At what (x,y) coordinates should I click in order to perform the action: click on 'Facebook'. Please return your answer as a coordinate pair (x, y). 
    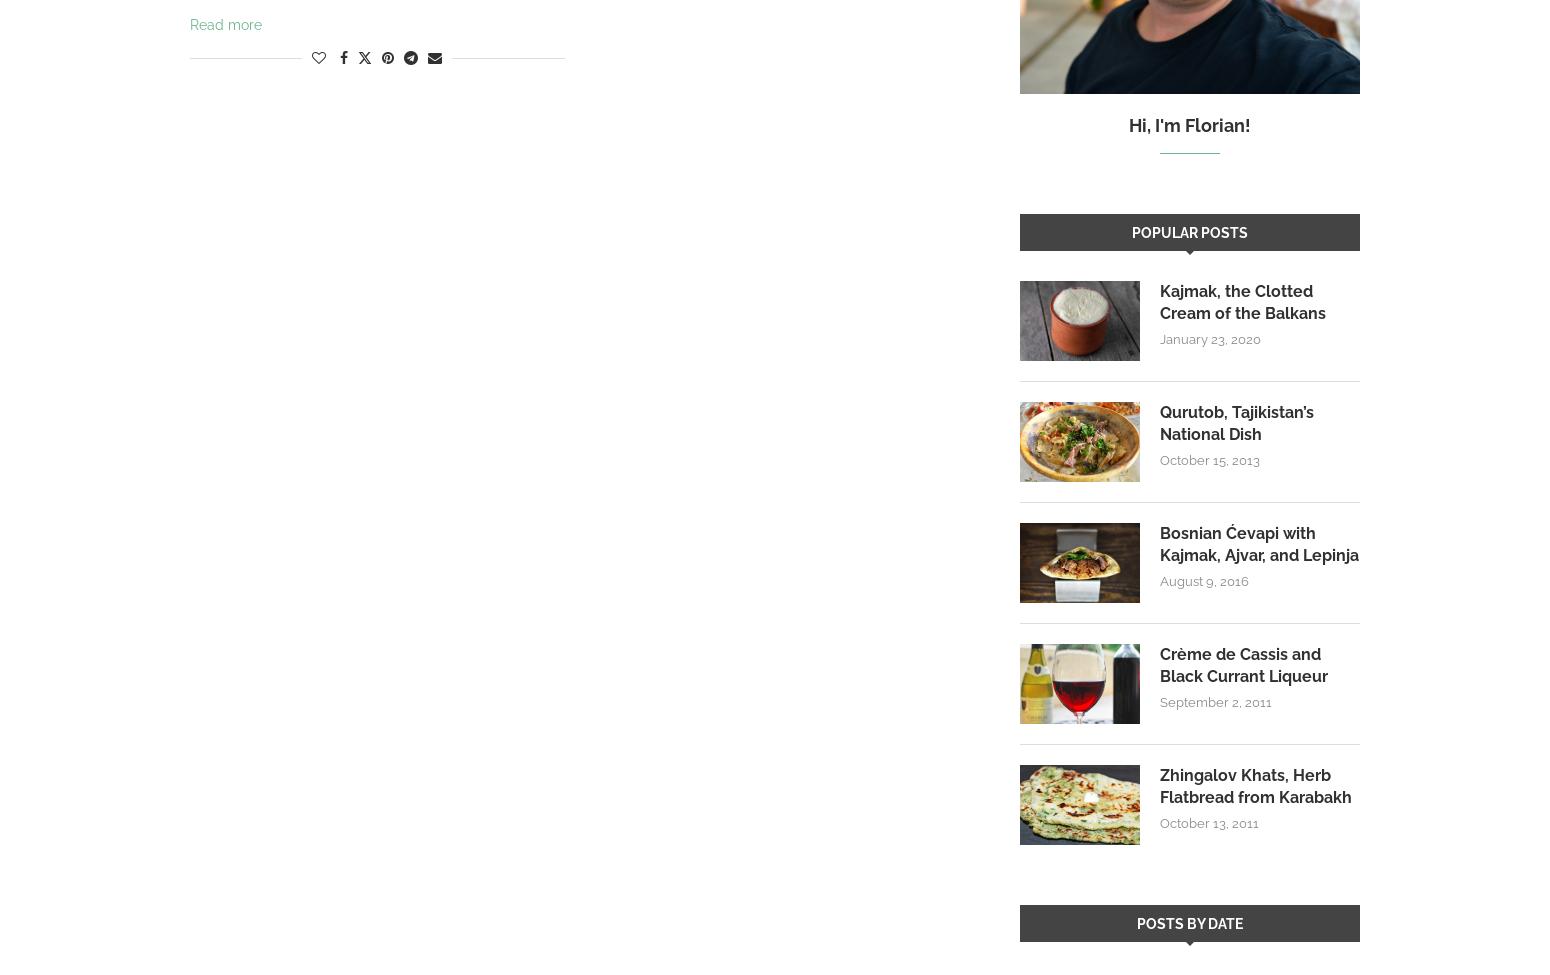
    Looking at the image, I should click on (342, 100).